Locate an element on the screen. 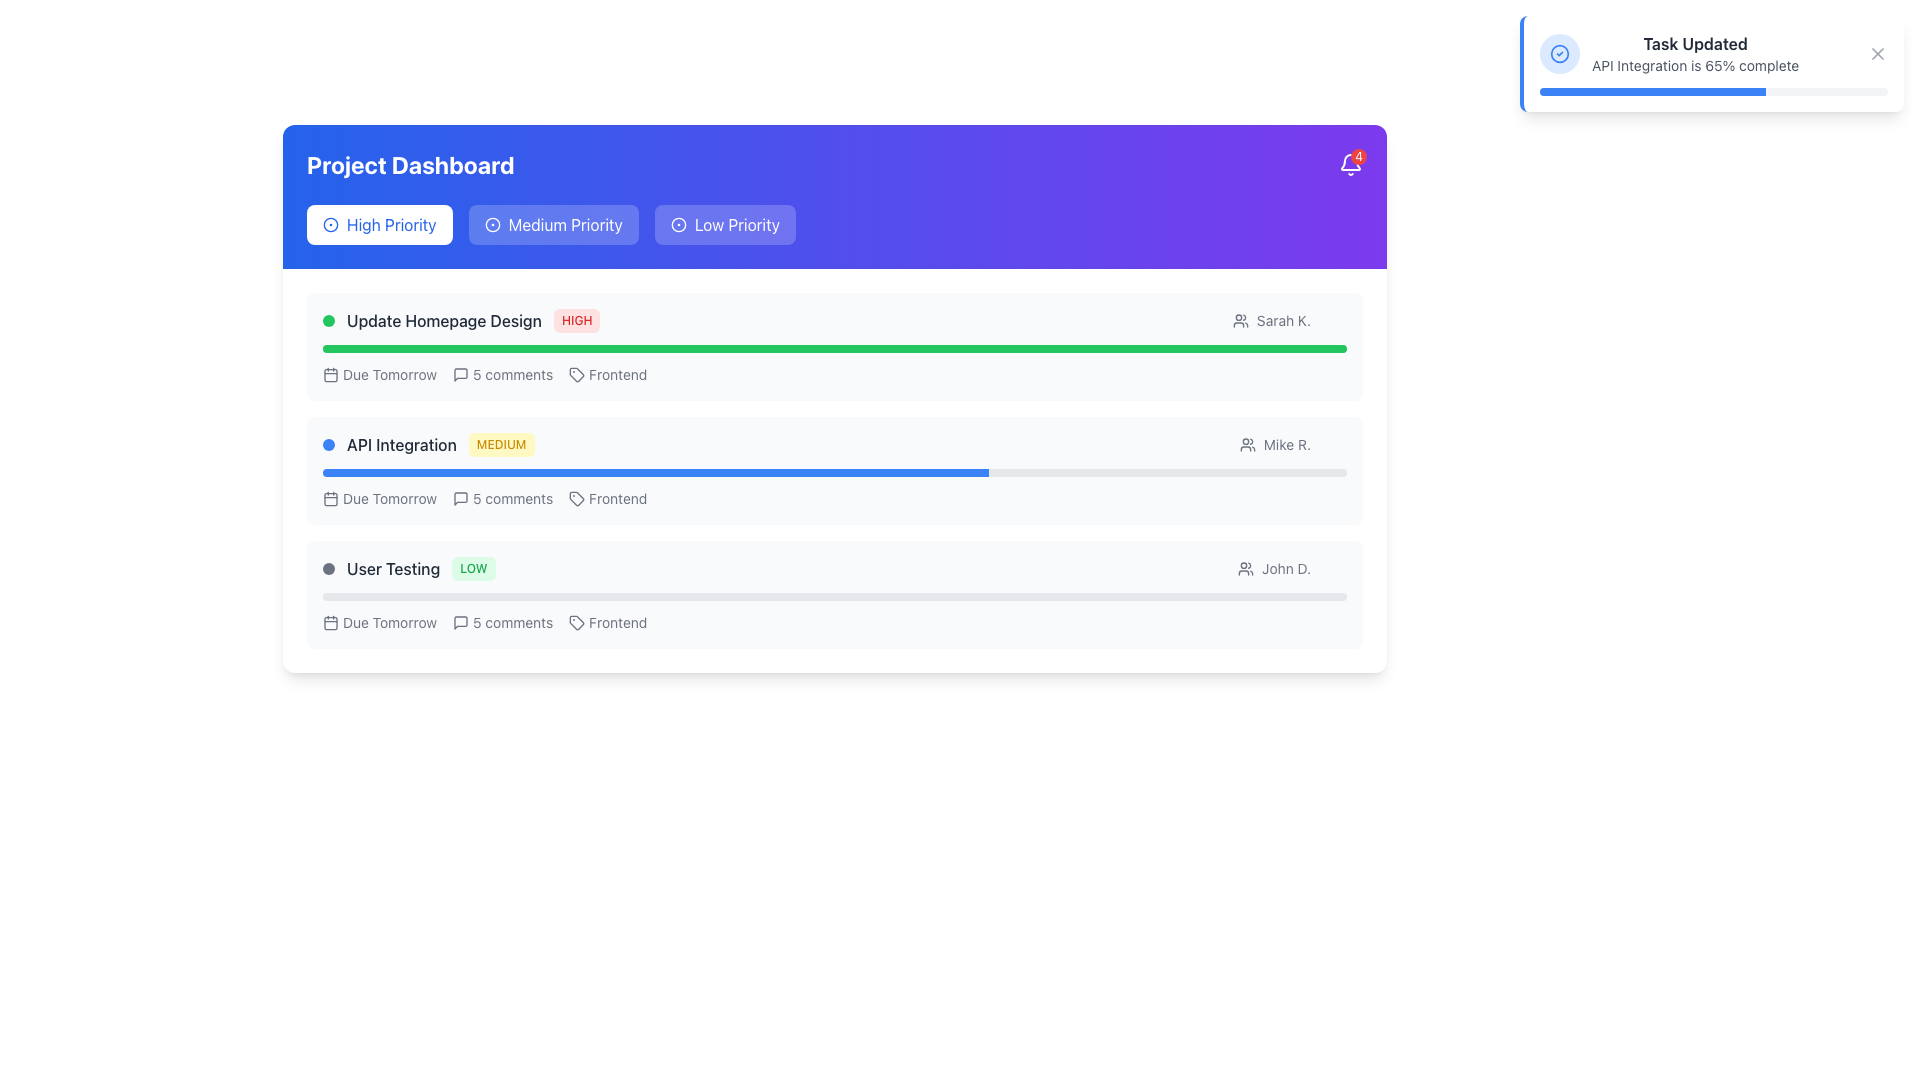 The width and height of the screenshot is (1920, 1080). the text and icon combination that indicates 'Due Tomorrow', which is part of the 'API Integration' task row and features a calendar icon to the left of the text is located at coordinates (380, 497).